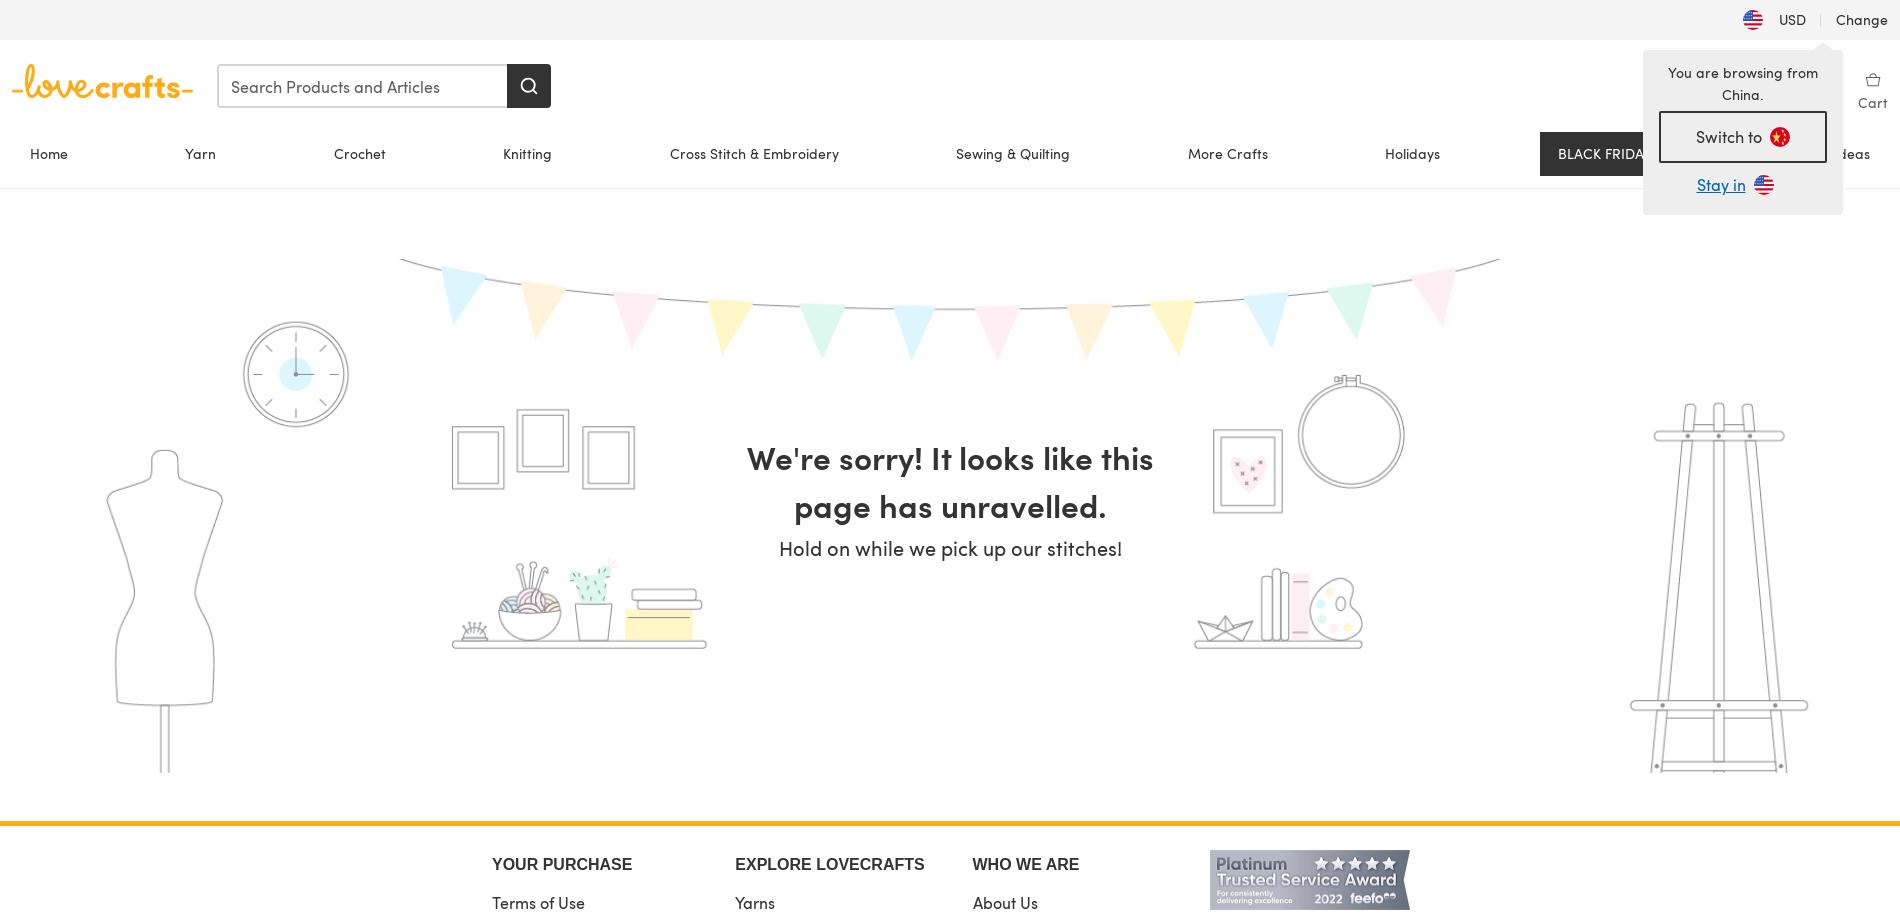 This screenshot has width=1900, height=918. What do you see at coordinates (357, 153) in the screenshot?
I see `'Crochet'` at bounding box center [357, 153].